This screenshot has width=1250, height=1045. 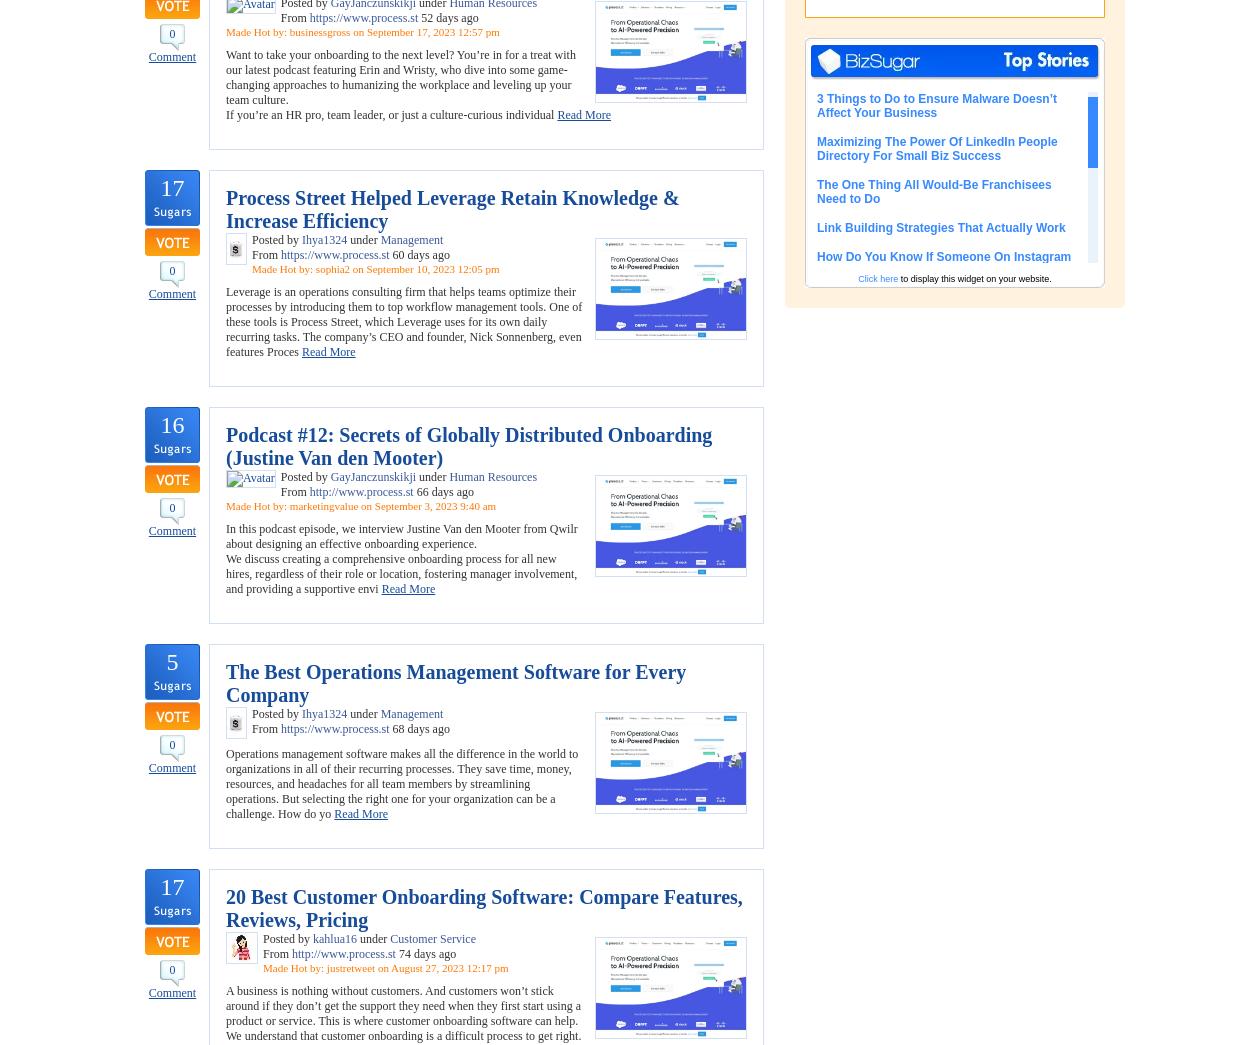 I want to click on 'businessgross', so click(x=318, y=30).